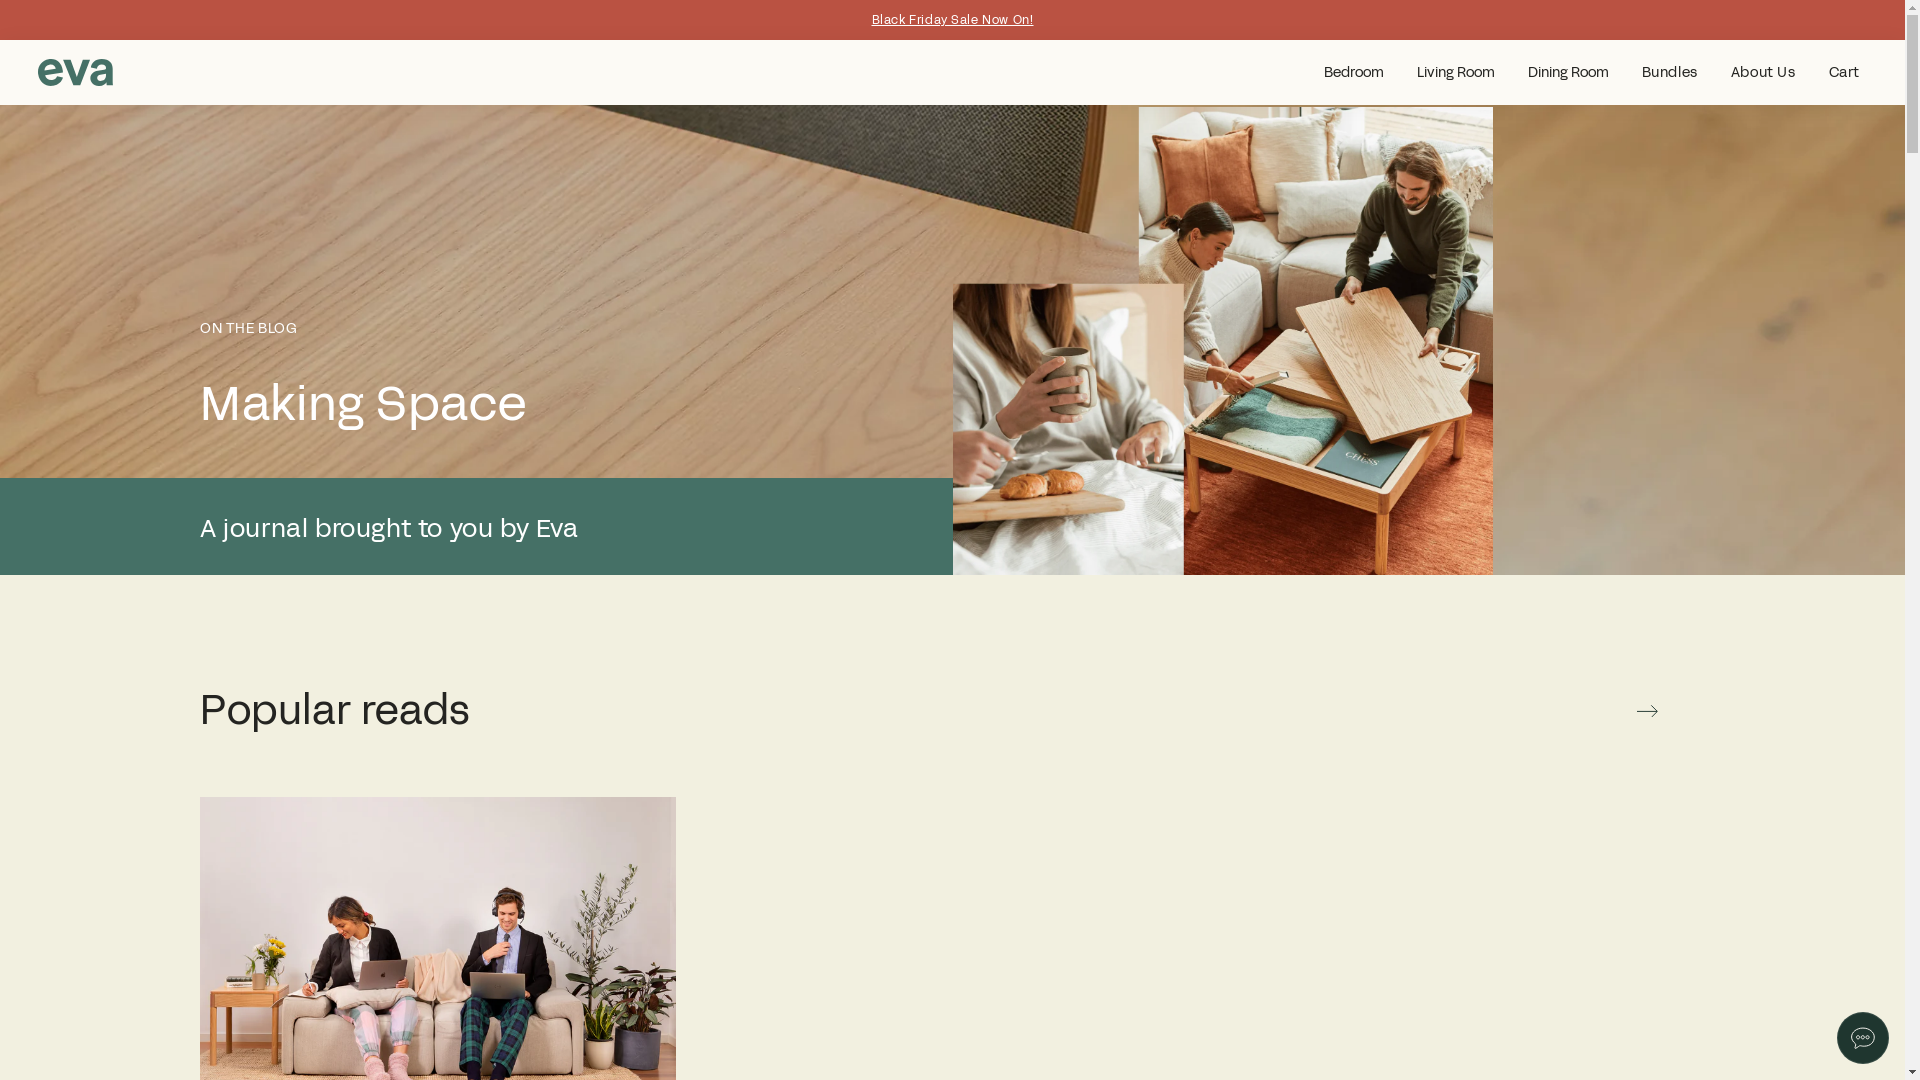 The height and width of the screenshot is (1080, 1920). What do you see at coordinates (1567, 72) in the screenshot?
I see `'Dining Room'` at bounding box center [1567, 72].